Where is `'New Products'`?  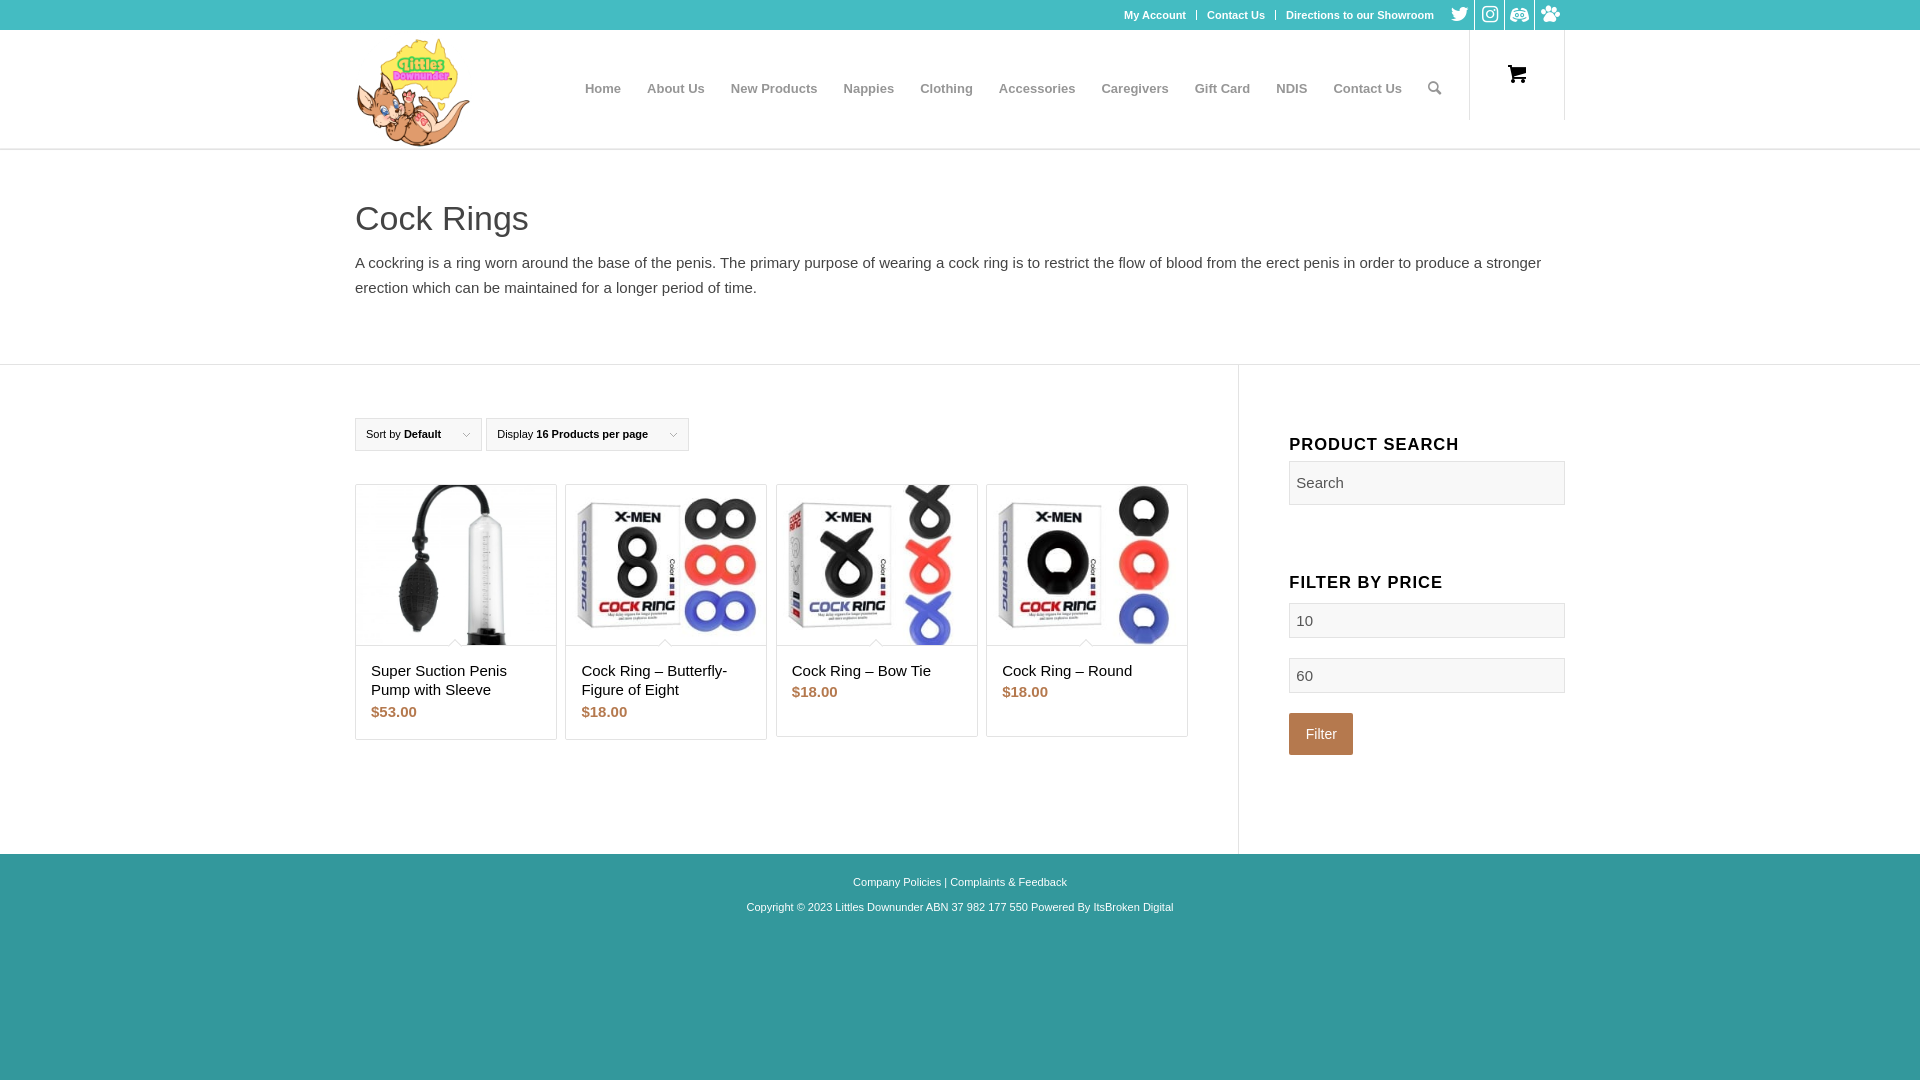 'New Products' is located at coordinates (718, 87).